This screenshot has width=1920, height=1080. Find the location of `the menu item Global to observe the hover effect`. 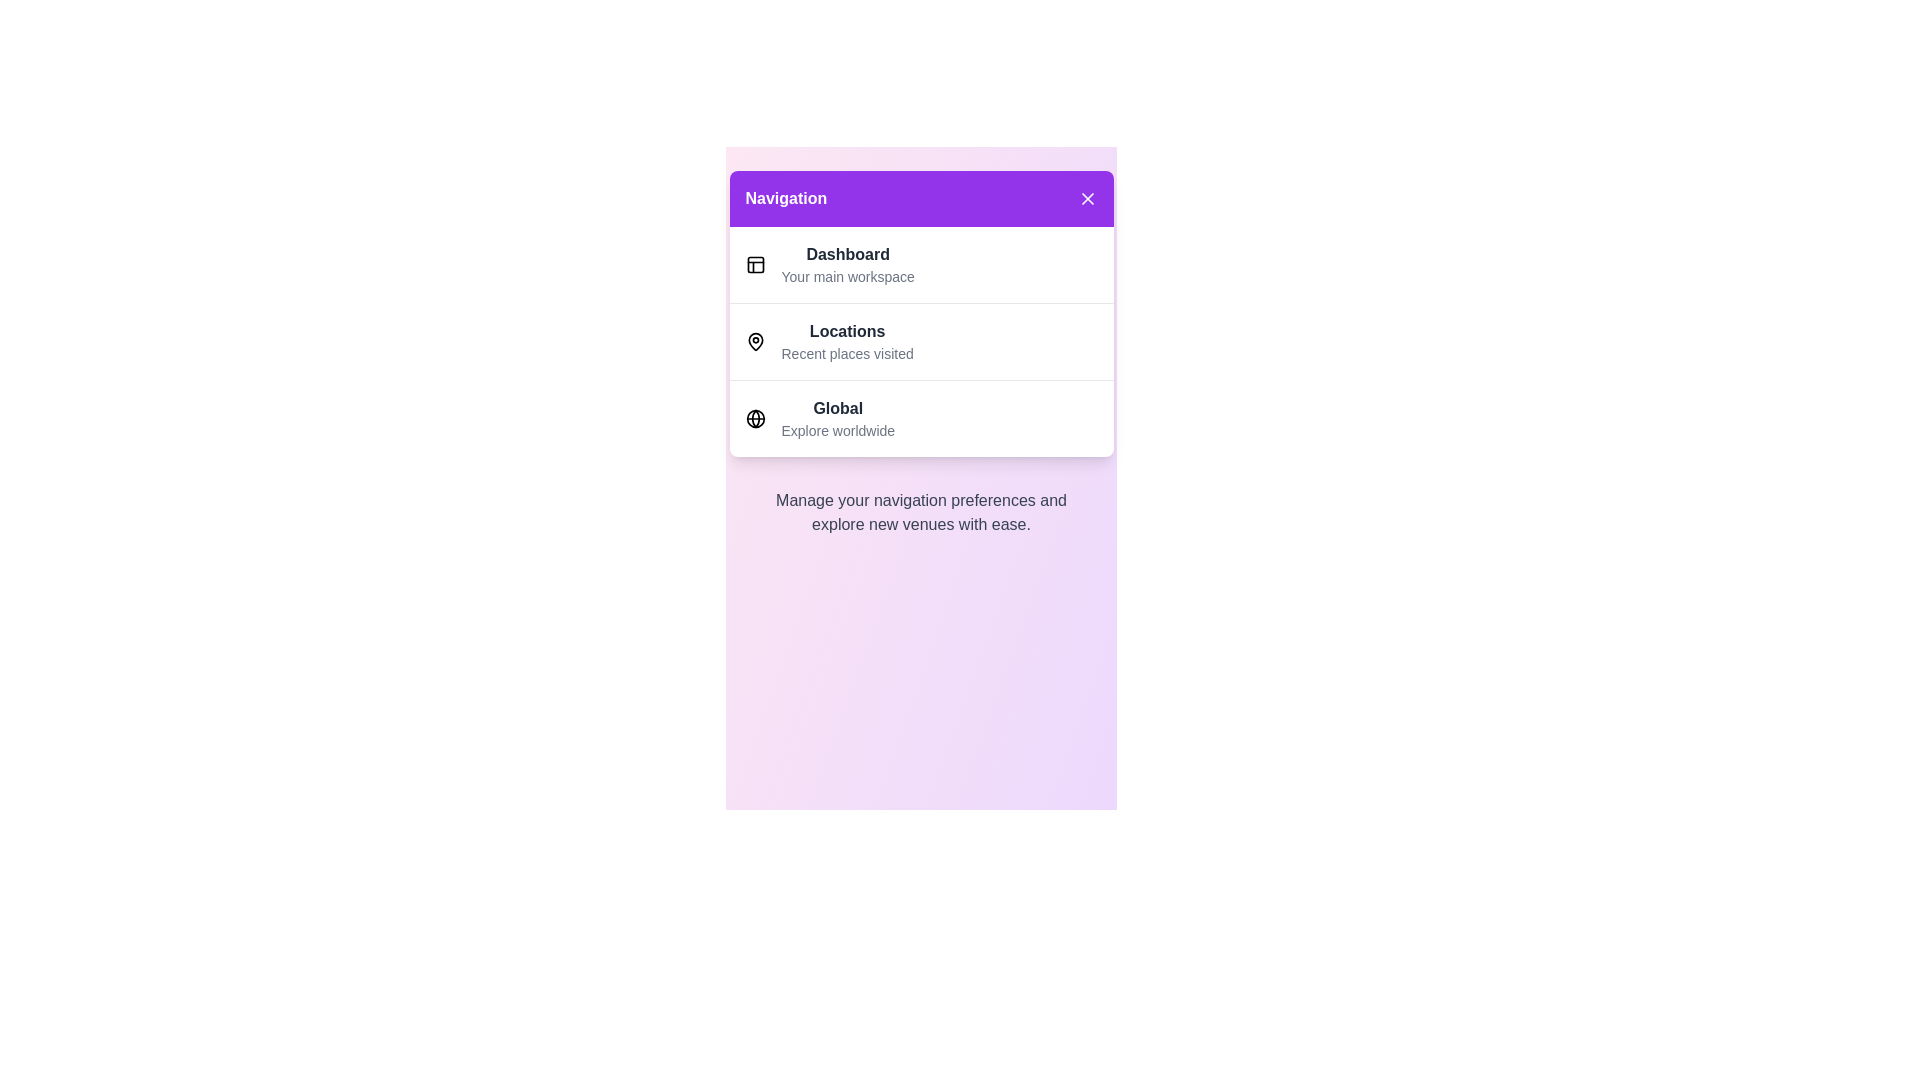

the menu item Global to observe the hover effect is located at coordinates (920, 417).